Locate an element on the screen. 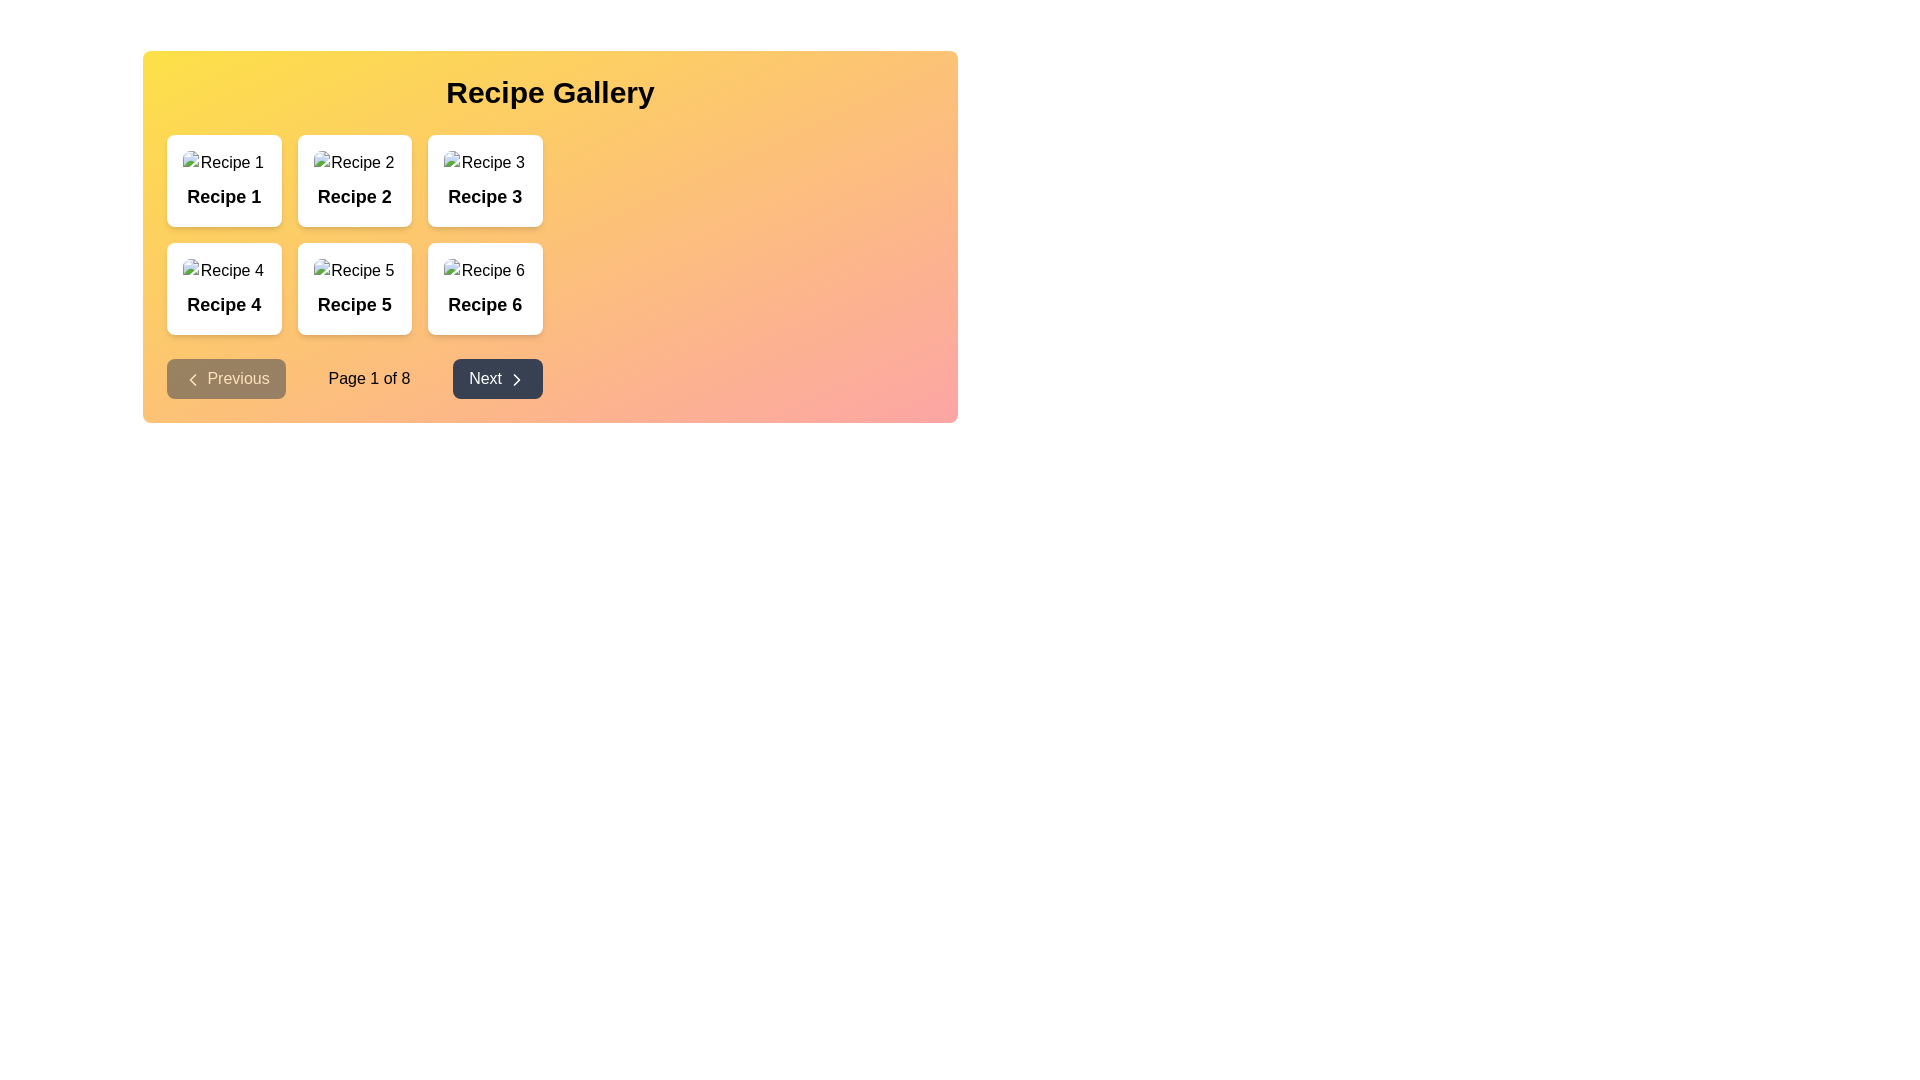 The width and height of the screenshot is (1920, 1080). the fourth recipe card in the grid layout is located at coordinates (224, 289).